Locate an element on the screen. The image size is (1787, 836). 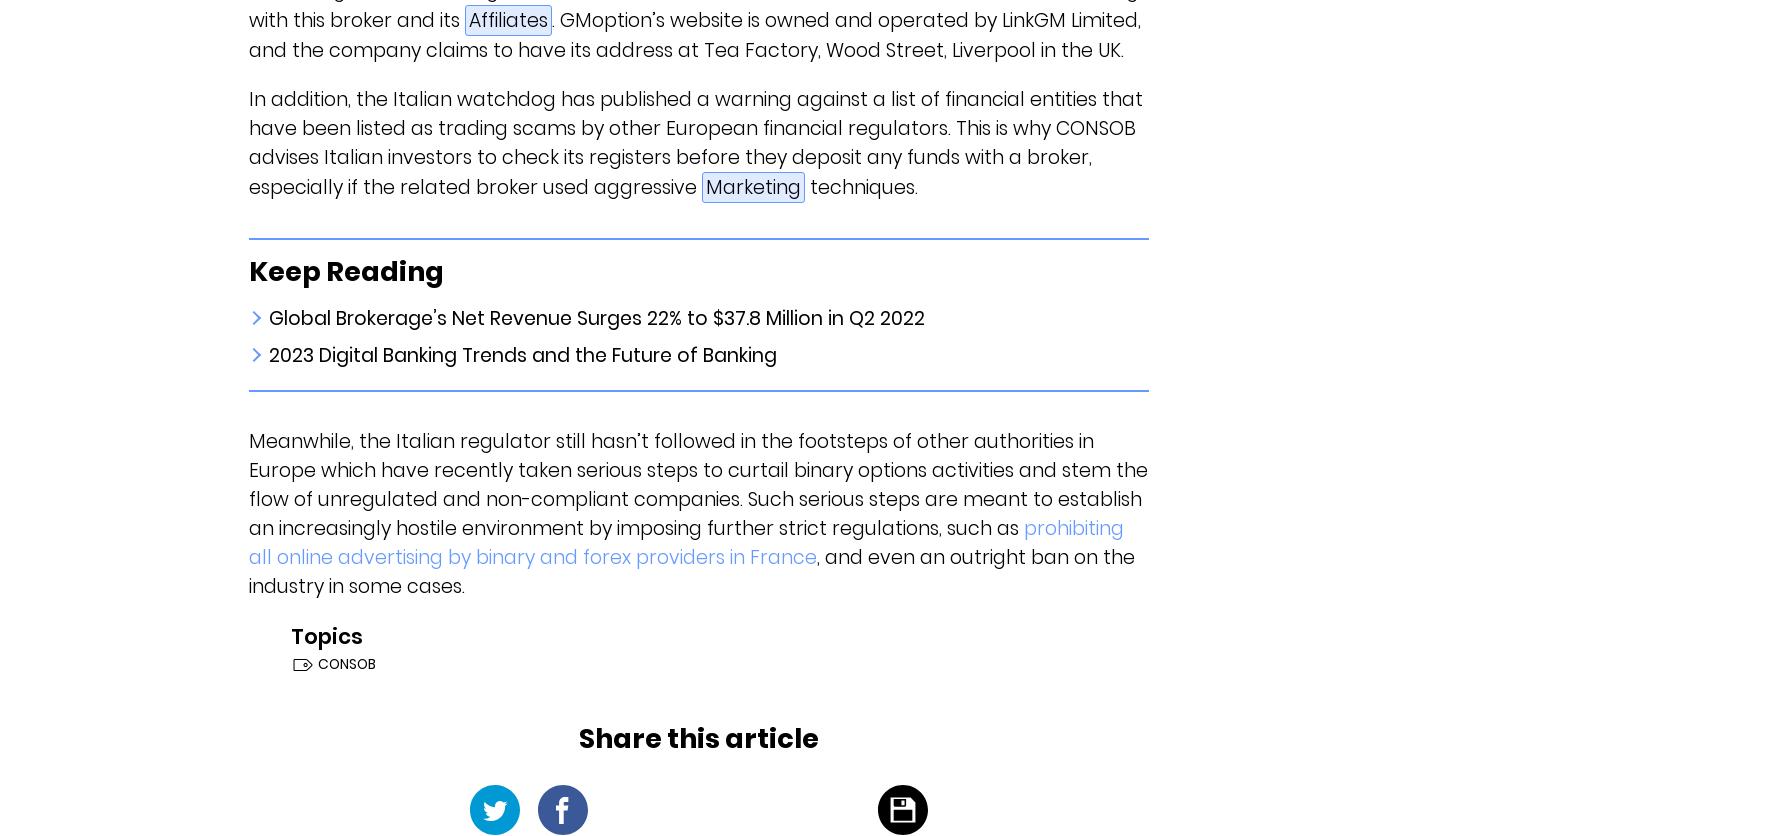
'In addition, the Italian watchdog has published a warning against a list of financial entities that have been listed as trading scams by other European financial regulators. This is why CONSOB advises Italian investors to check its registers before they deposit any funds with a broker, especially if the related broker used aggressive' is located at coordinates (693, 142).